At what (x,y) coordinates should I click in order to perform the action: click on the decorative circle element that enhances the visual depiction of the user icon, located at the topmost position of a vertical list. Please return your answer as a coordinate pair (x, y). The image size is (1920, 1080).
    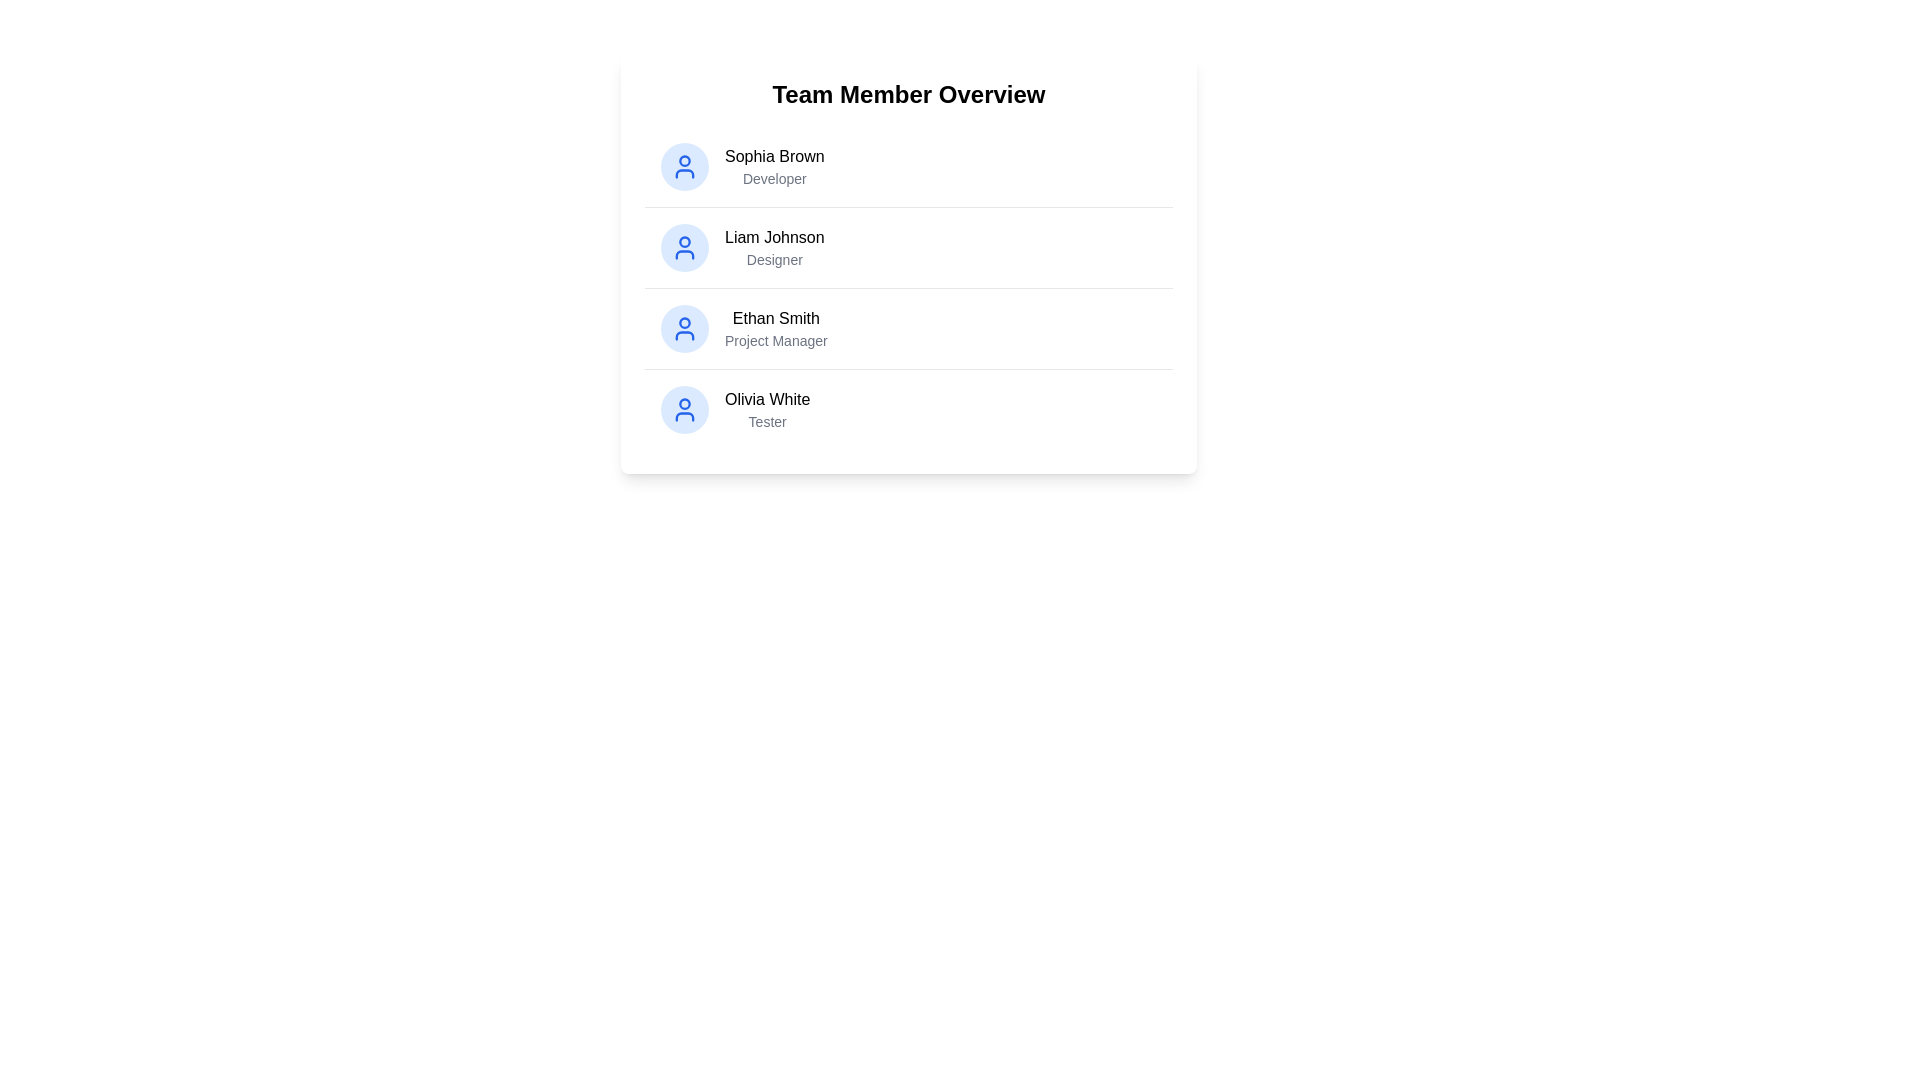
    Looking at the image, I should click on (685, 160).